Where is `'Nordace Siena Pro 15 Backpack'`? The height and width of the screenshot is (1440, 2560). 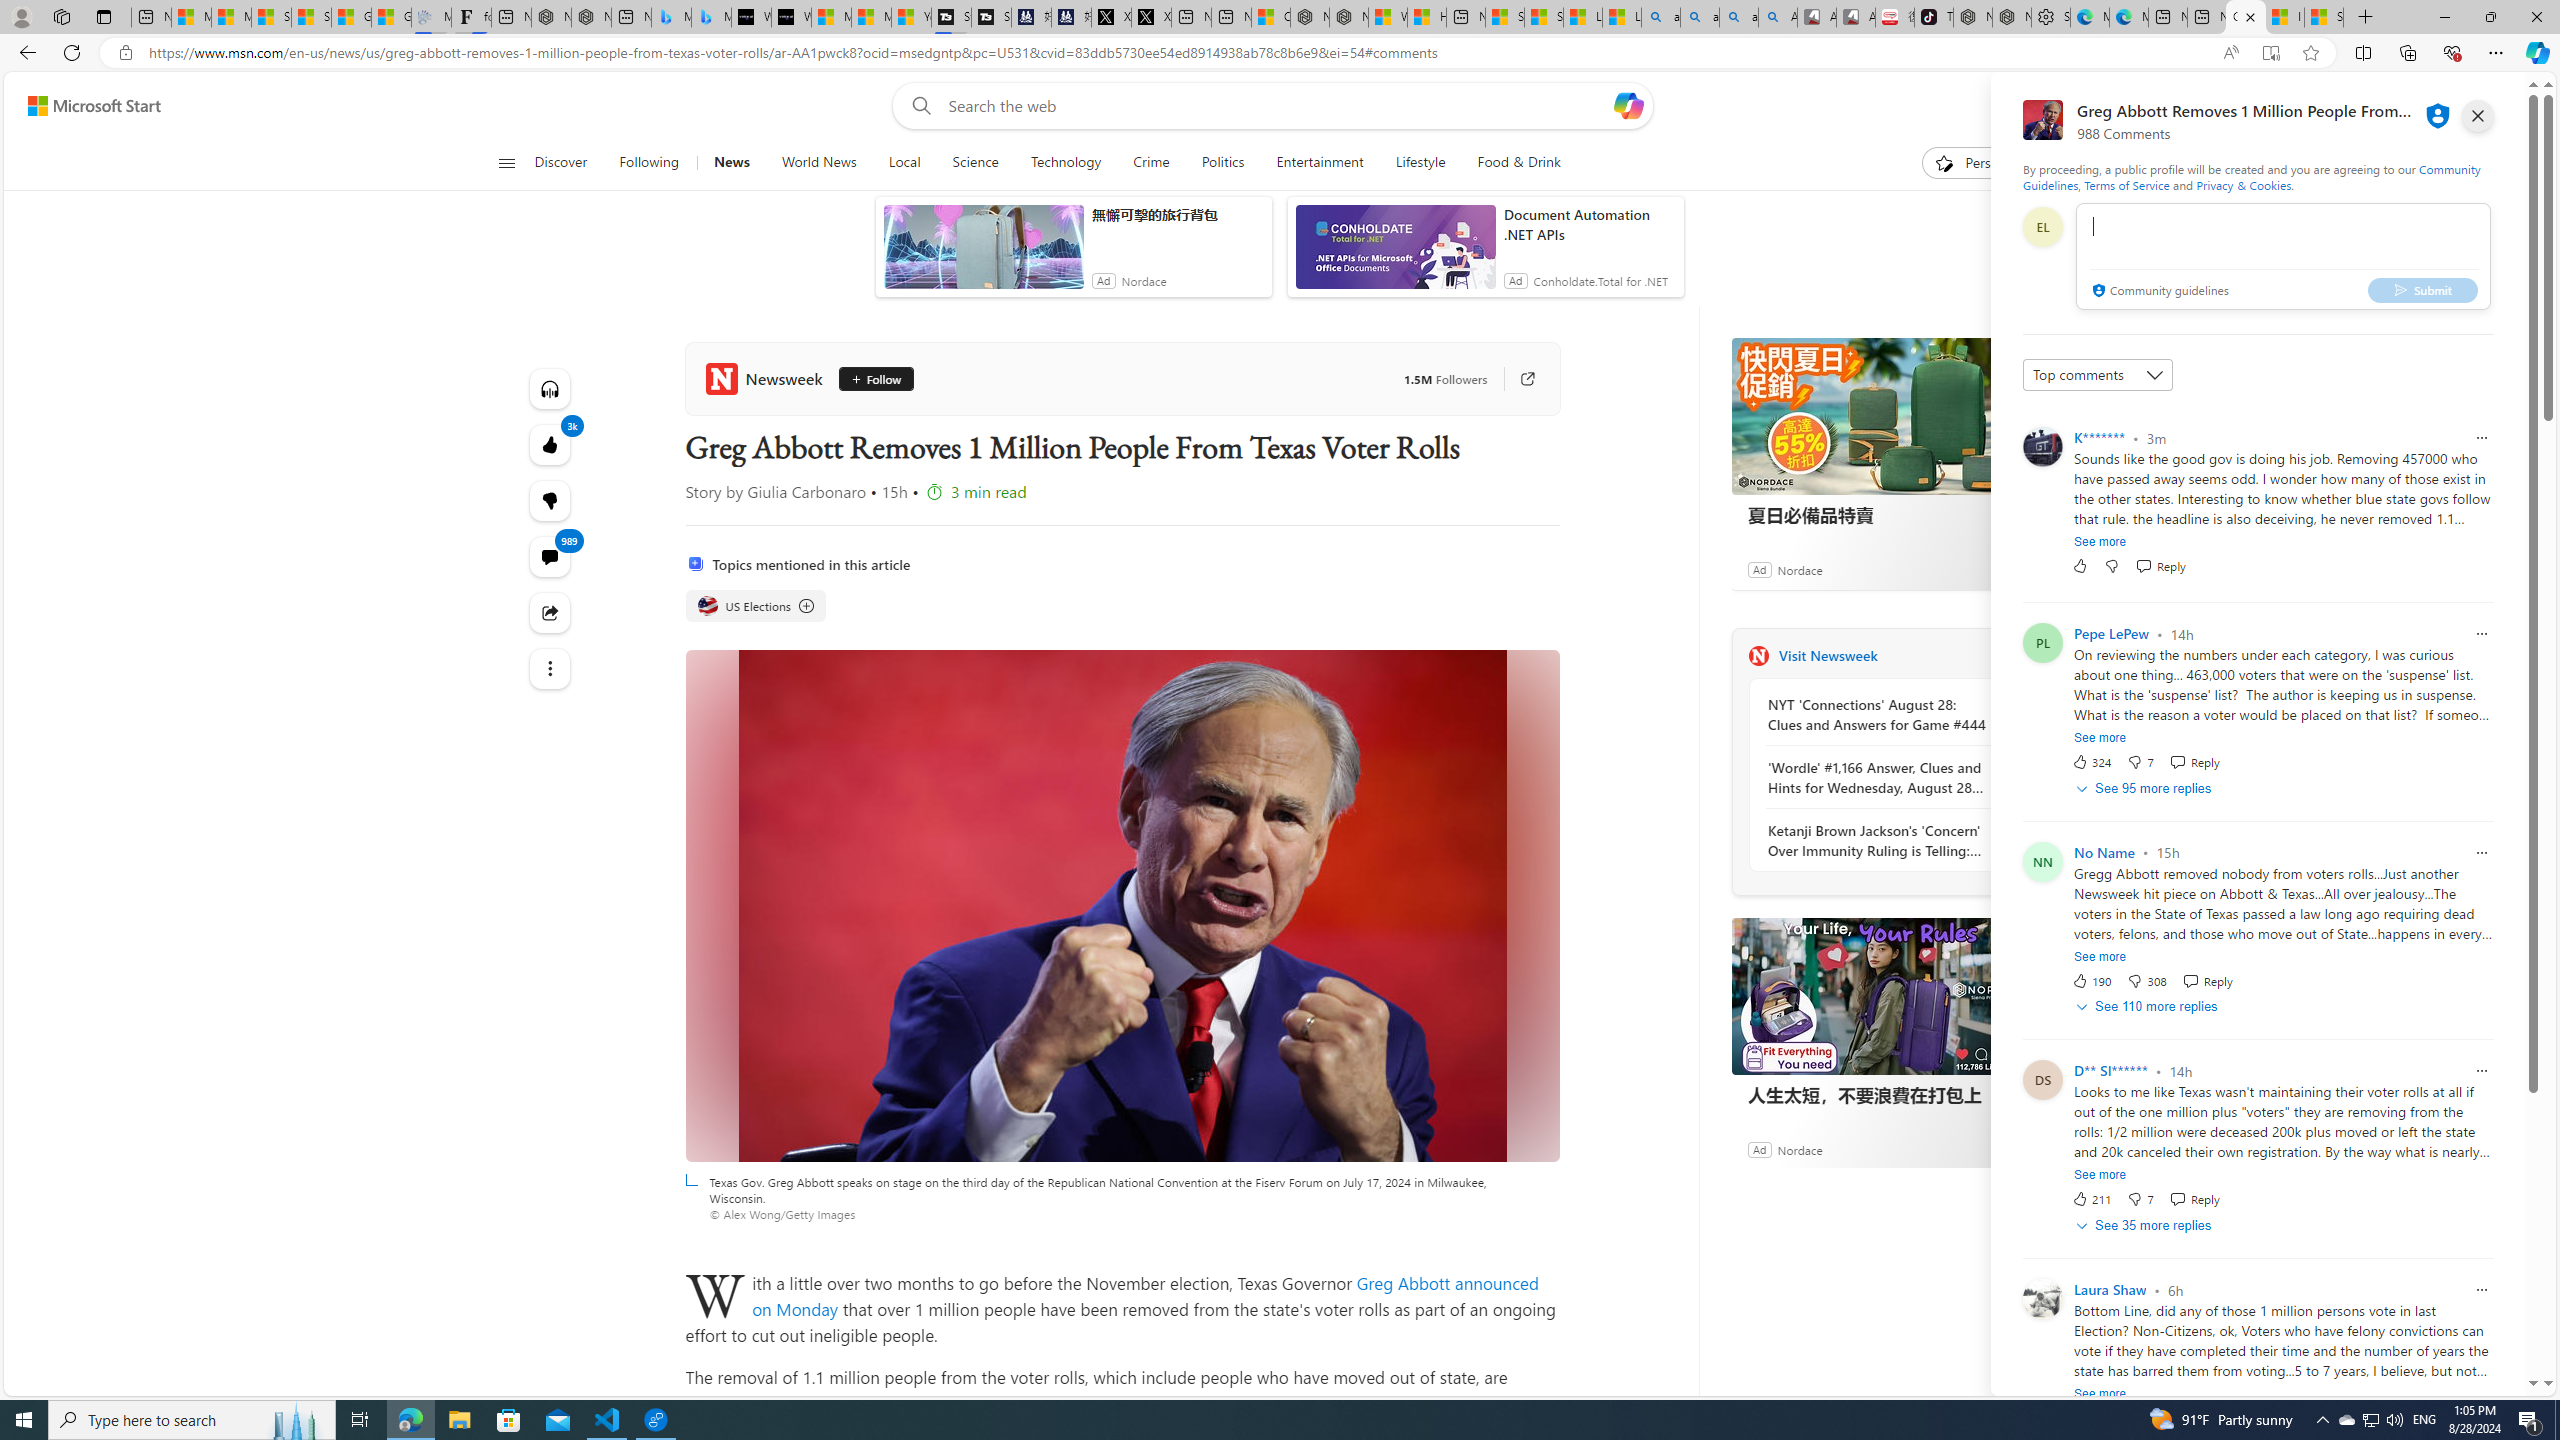
'Nordace Siena Pro 15 Backpack' is located at coordinates (2011, 16).